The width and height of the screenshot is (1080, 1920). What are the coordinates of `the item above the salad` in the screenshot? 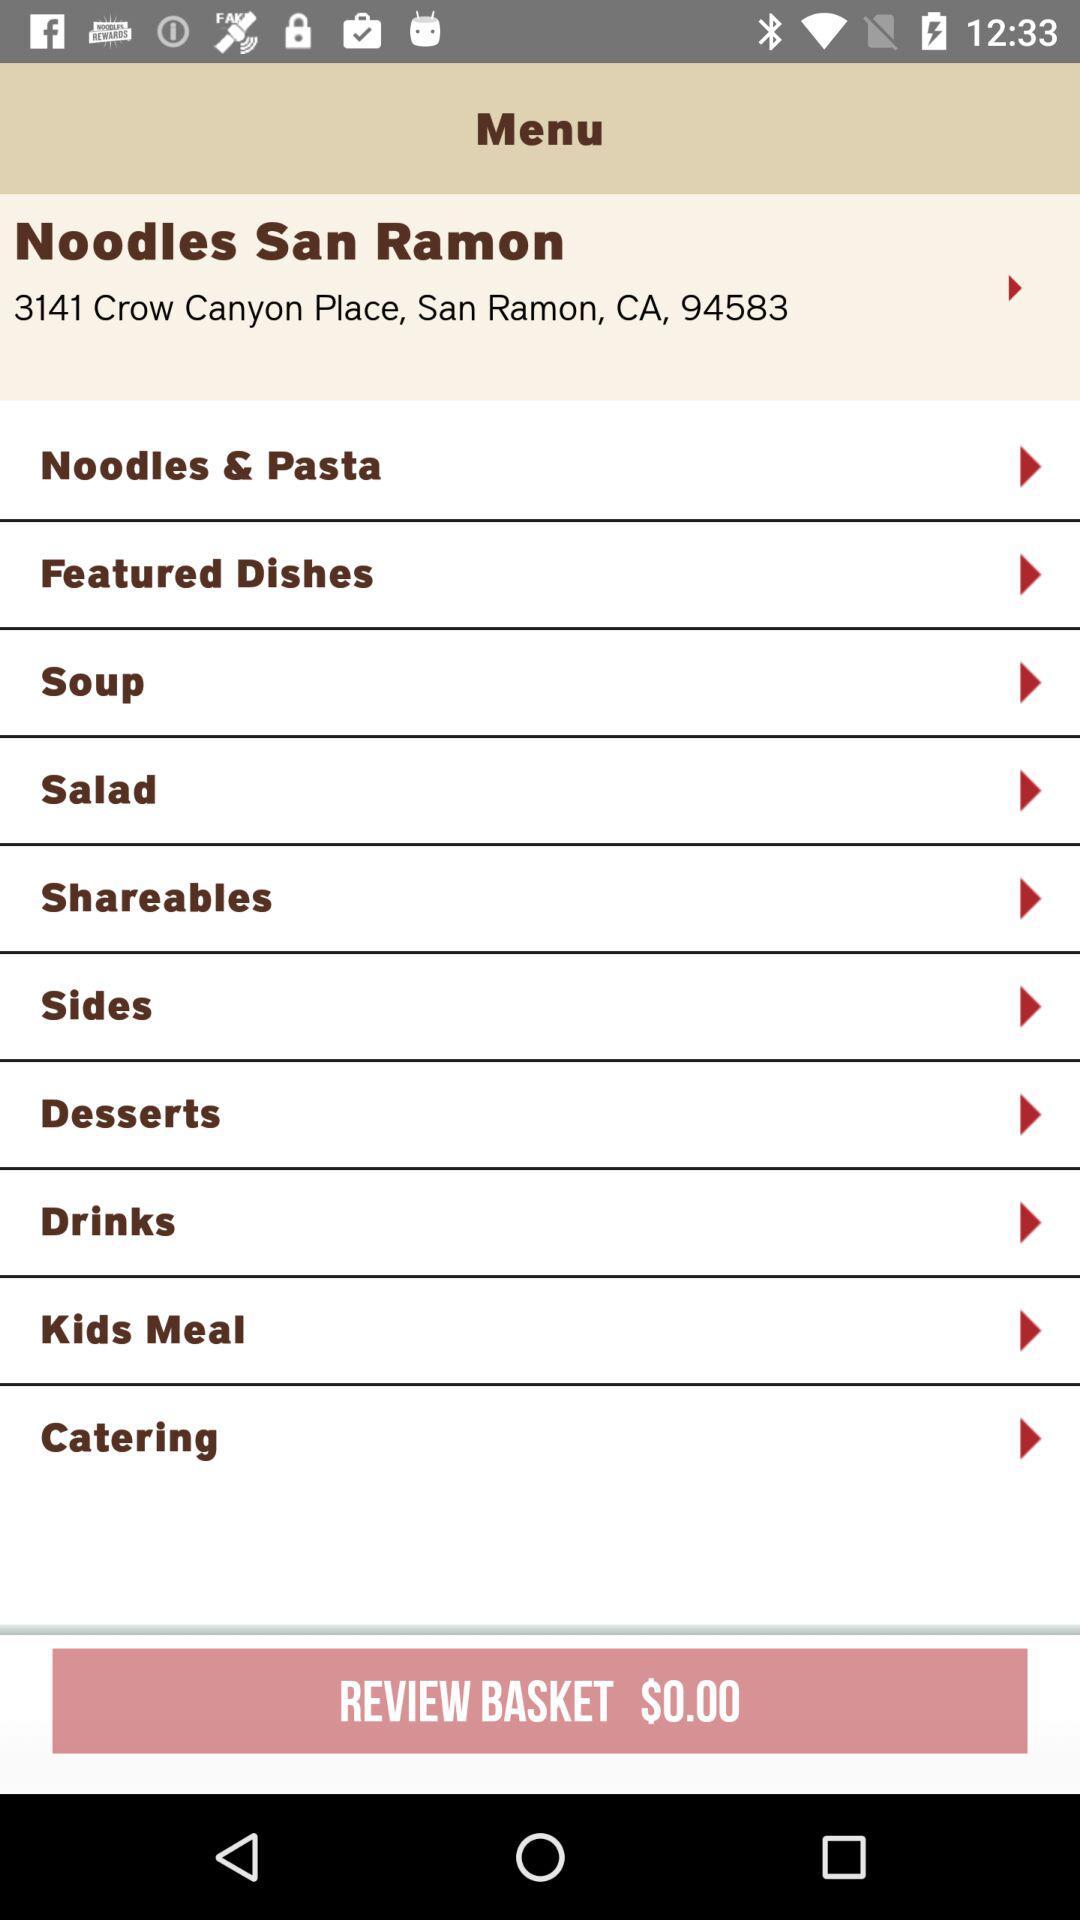 It's located at (513, 680).